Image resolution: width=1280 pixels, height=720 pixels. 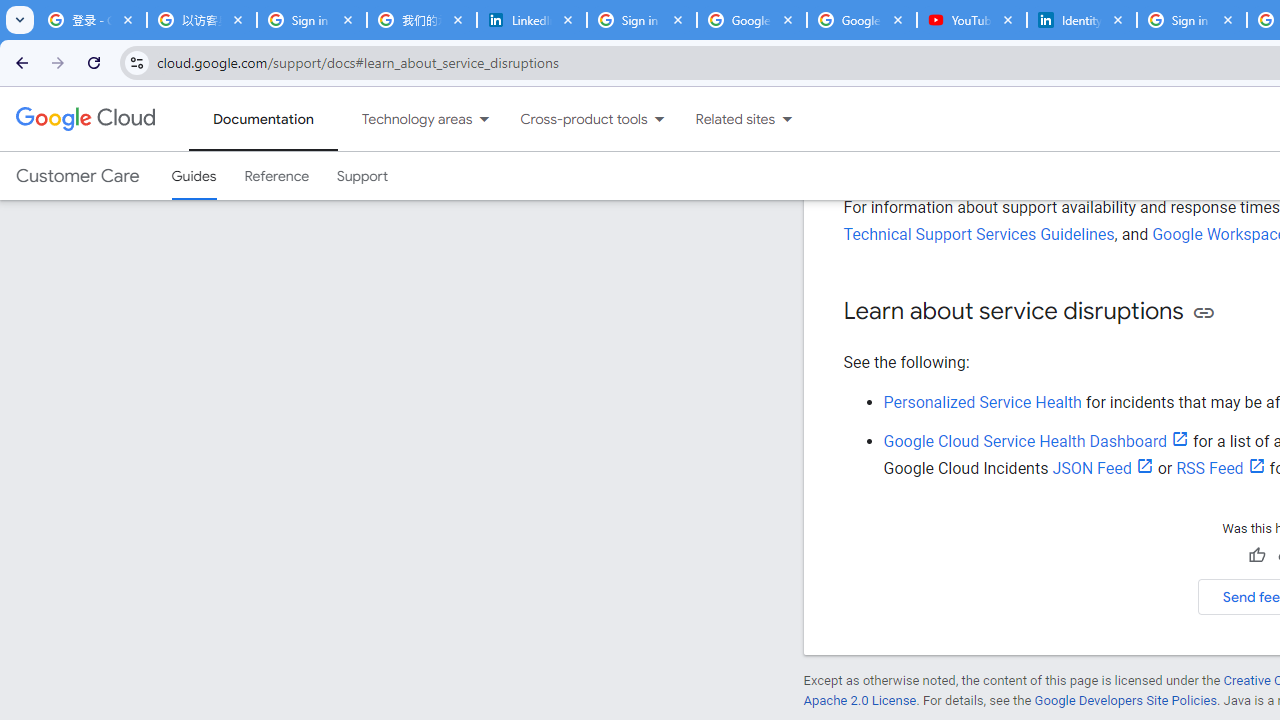 What do you see at coordinates (859, 699) in the screenshot?
I see `'Apache 2.0 License'` at bounding box center [859, 699].